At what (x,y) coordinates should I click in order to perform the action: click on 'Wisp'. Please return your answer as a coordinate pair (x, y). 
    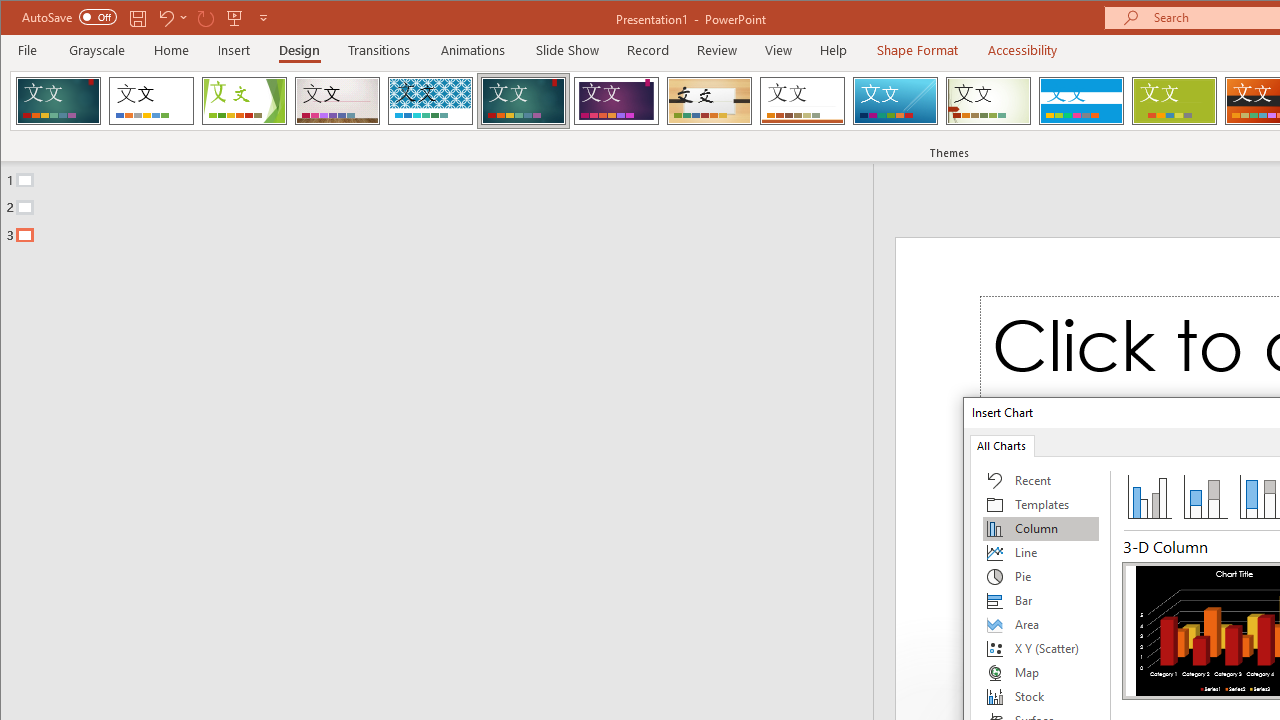
    Looking at the image, I should click on (988, 100).